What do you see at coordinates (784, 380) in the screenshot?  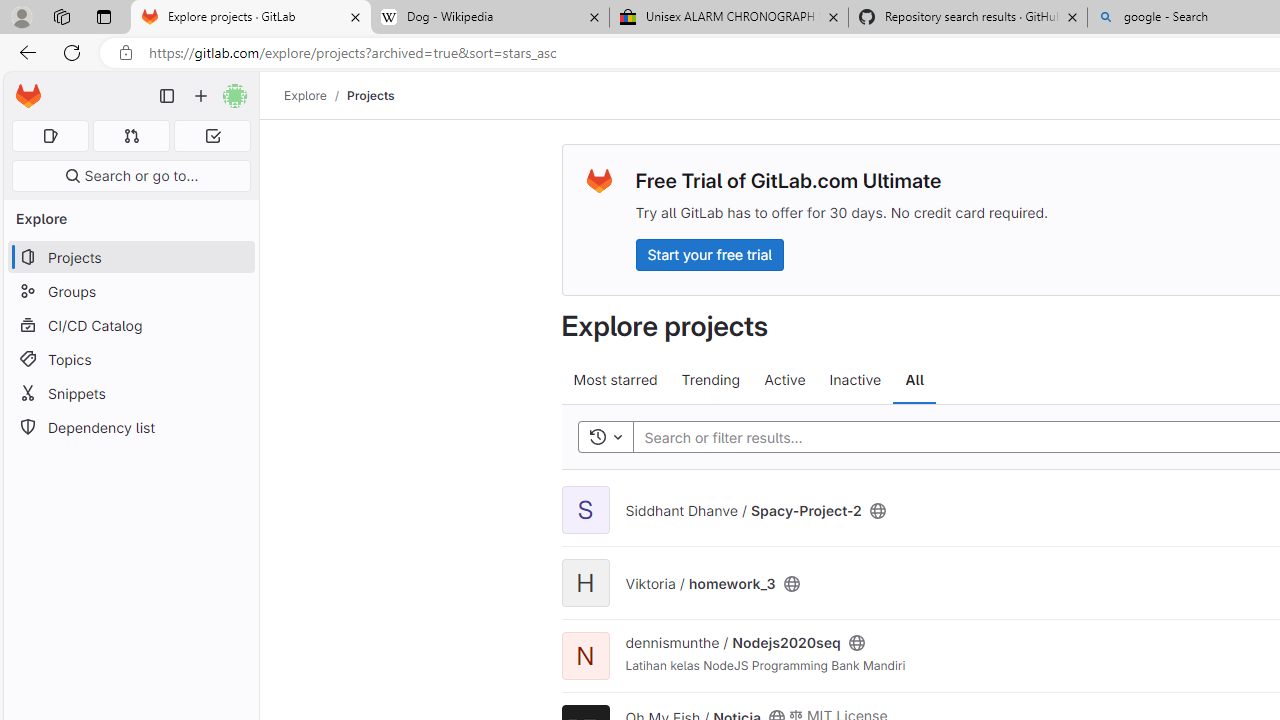 I see `'Active'` at bounding box center [784, 380].